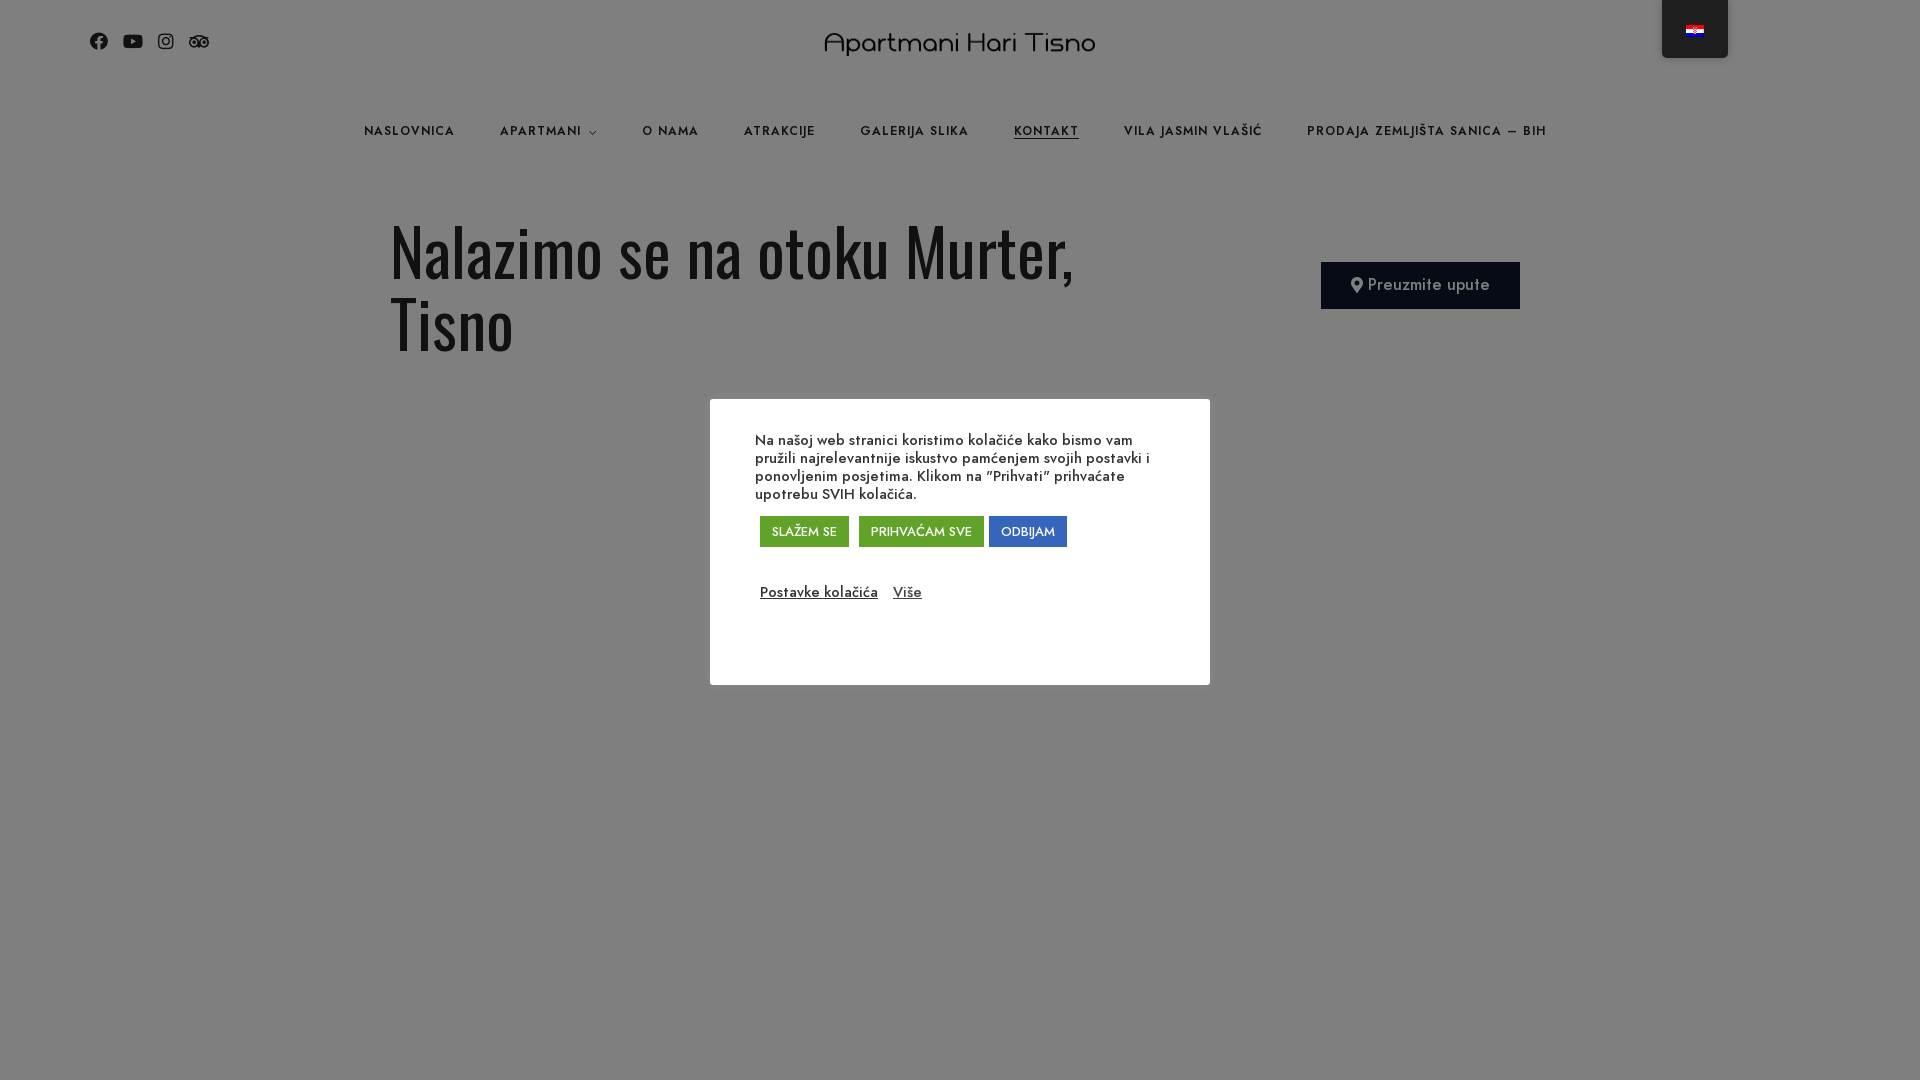  What do you see at coordinates (132, 42) in the screenshot?
I see `'Youtube'` at bounding box center [132, 42].